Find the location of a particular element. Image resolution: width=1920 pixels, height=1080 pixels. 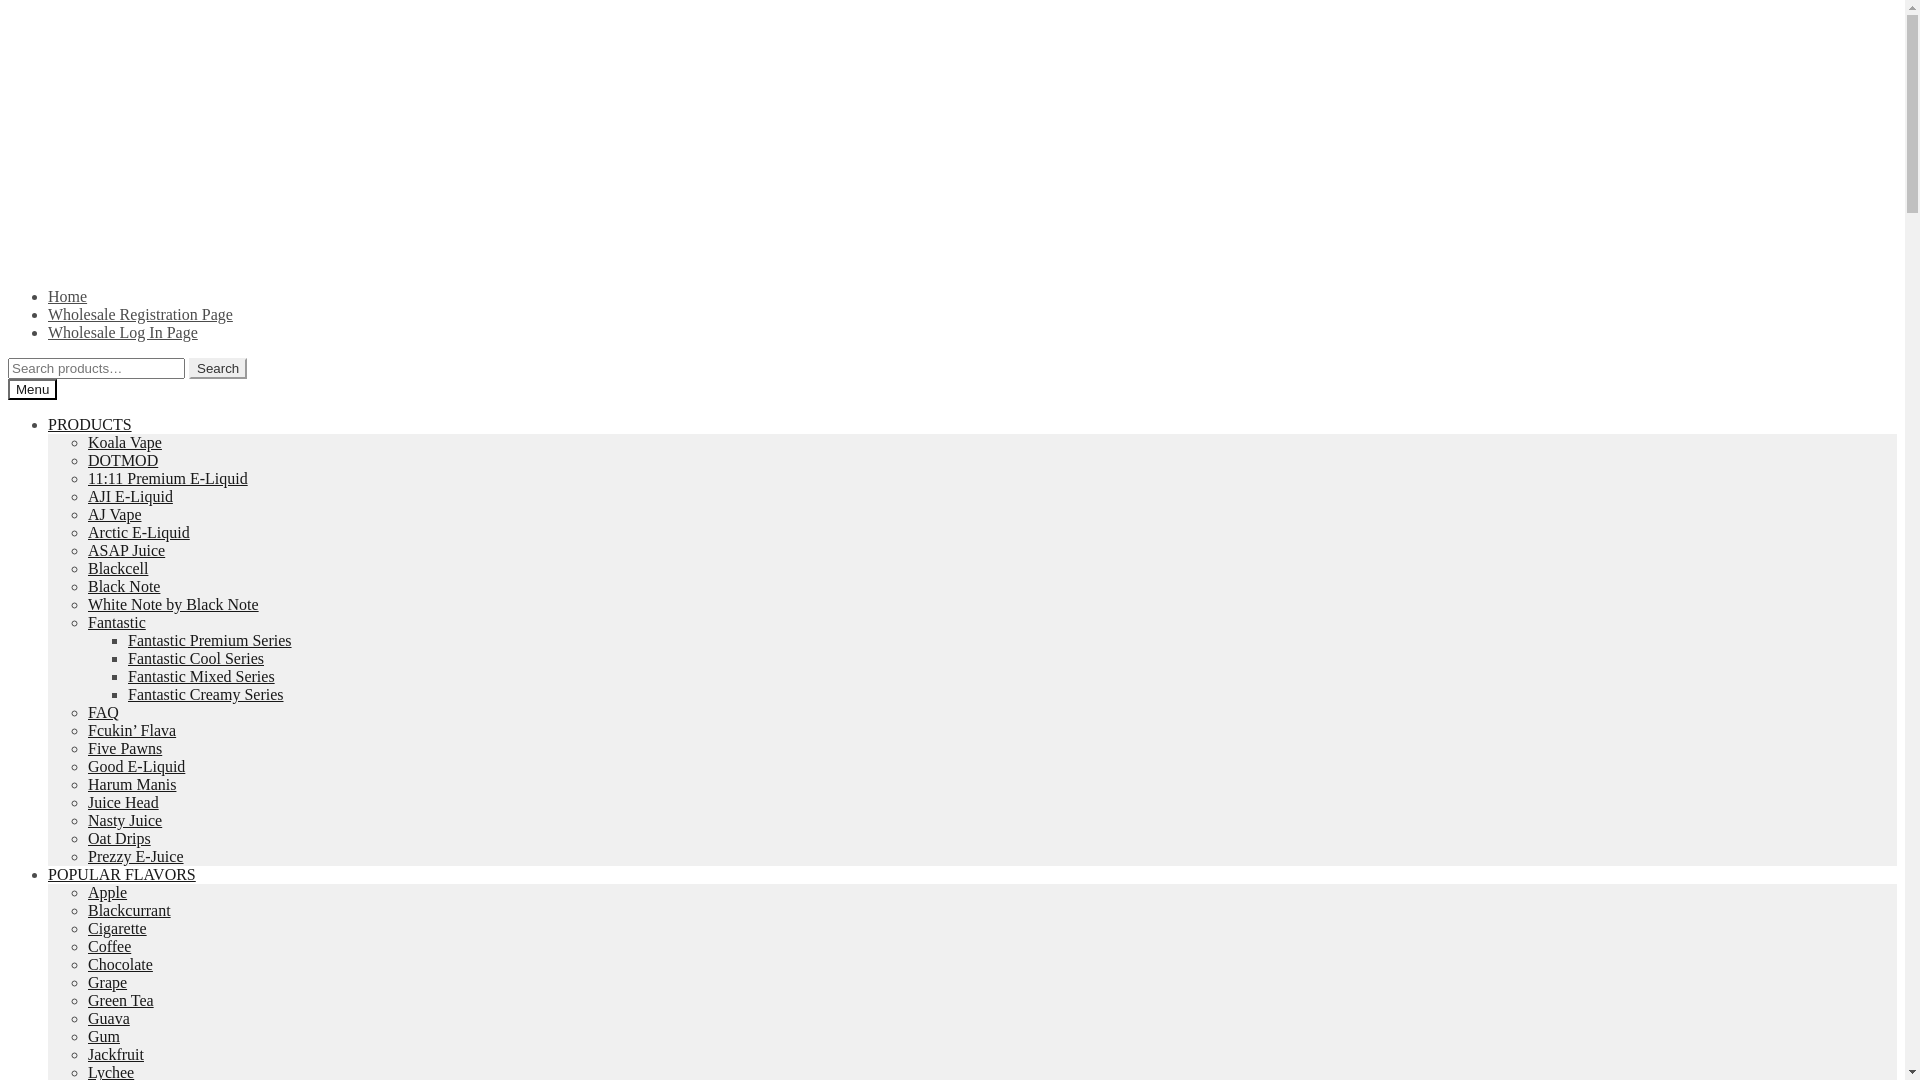

'POPULAR FLAVORS' is located at coordinates (48, 873).